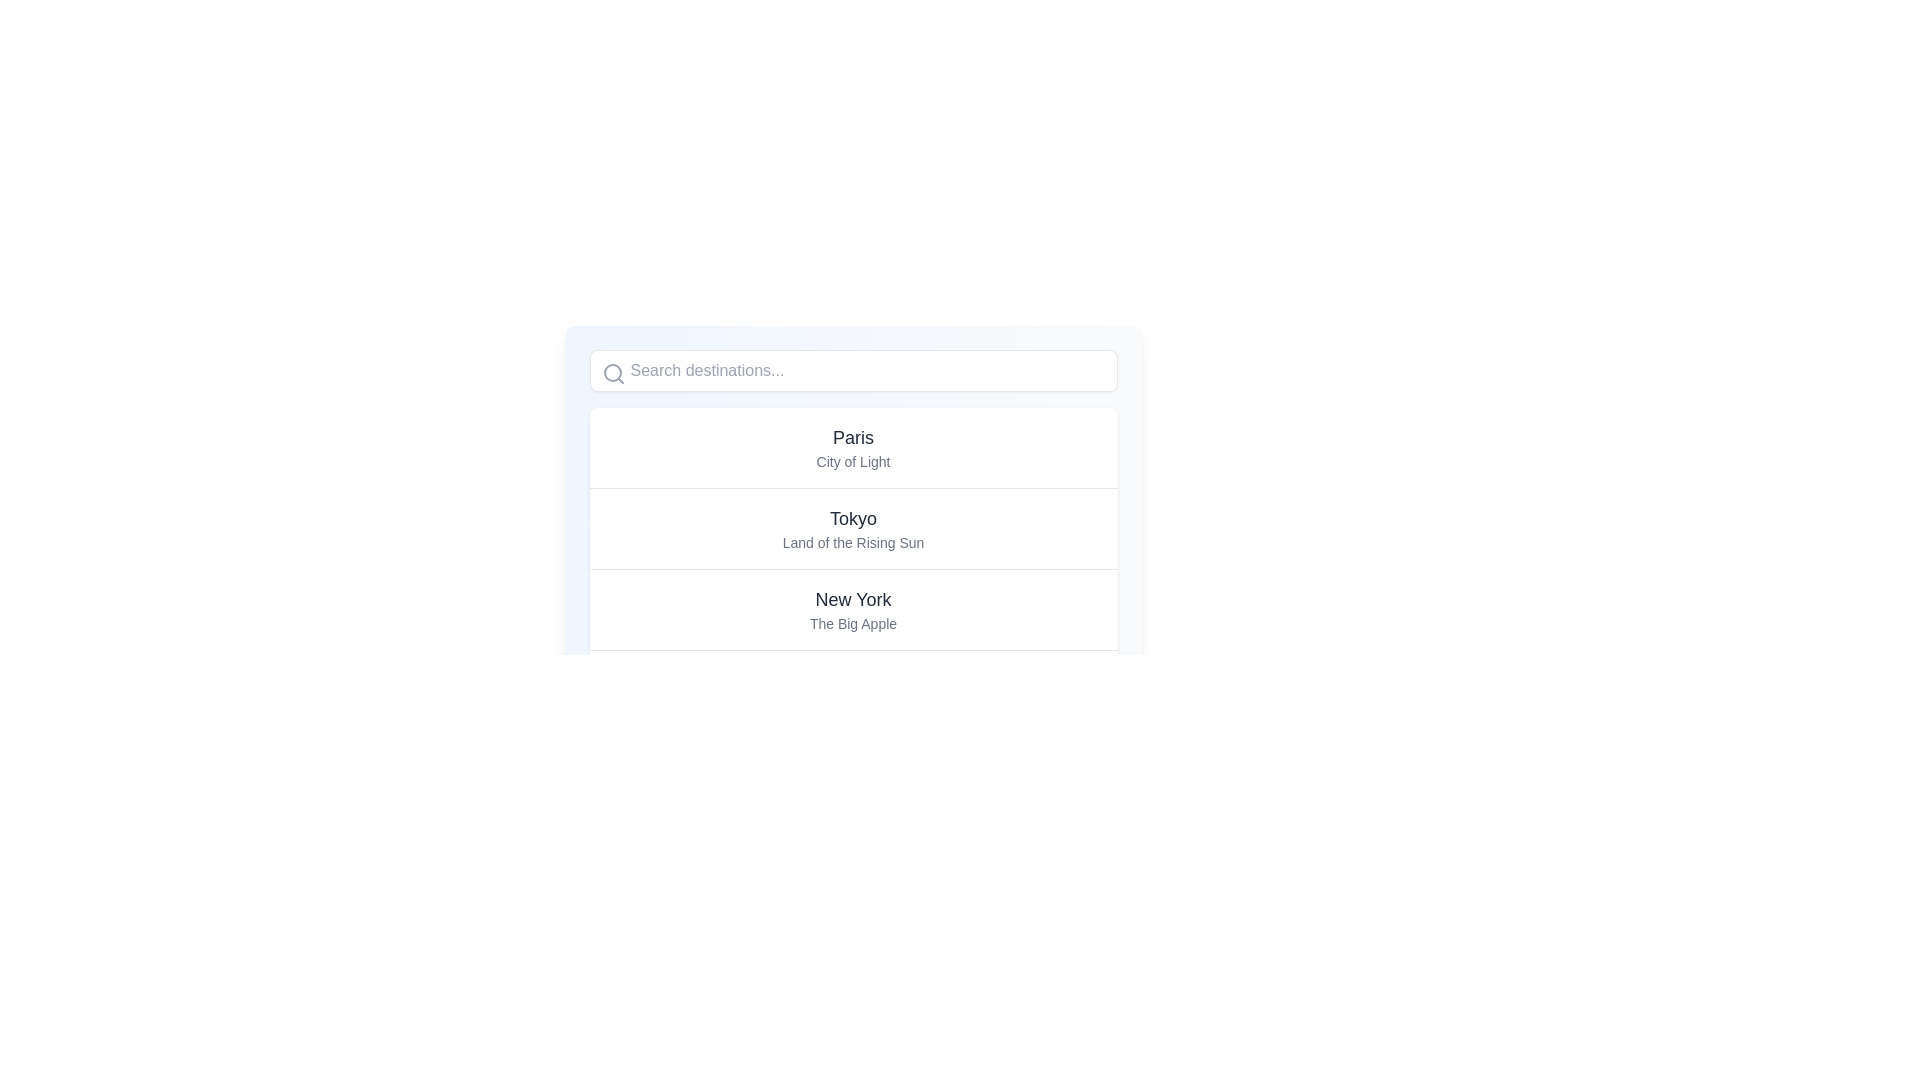 This screenshot has height=1080, width=1920. I want to click on the search icon located on the left side of the text input field at the top of the interface, which indicates the search functionality, so click(612, 374).